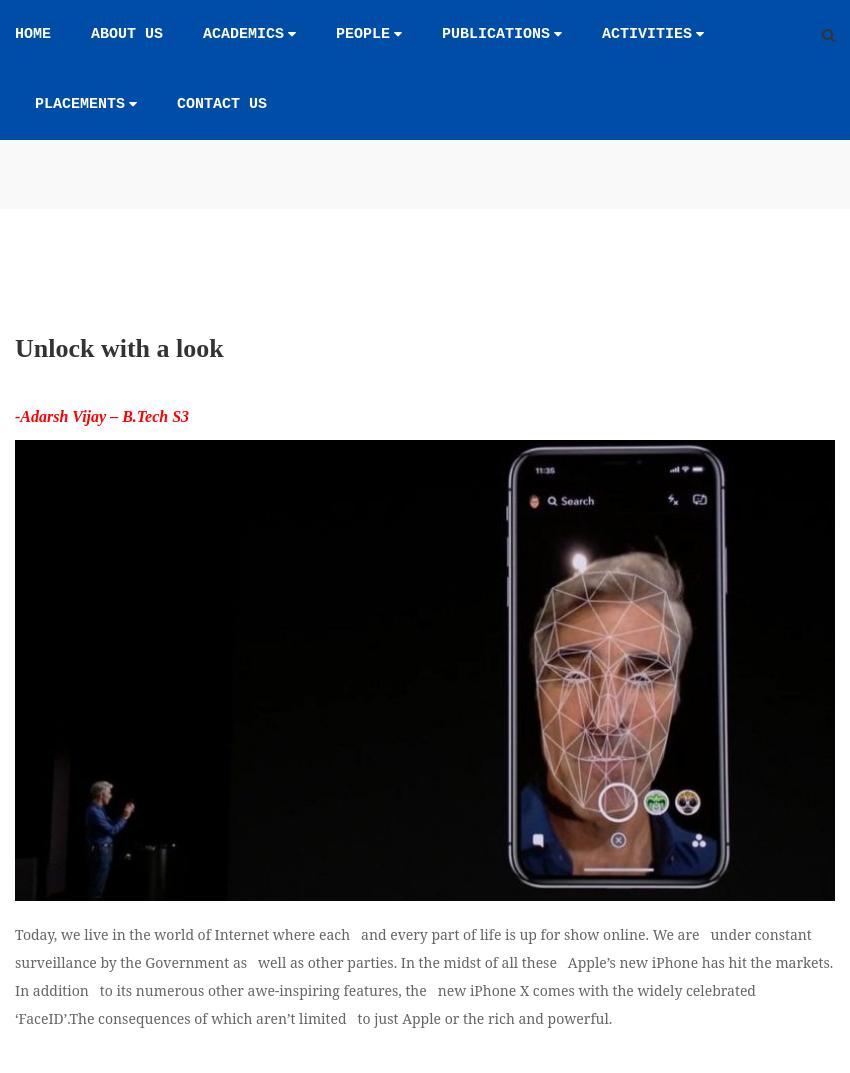 This screenshot has height=1073, width=850. What do you see at coordinates (362, 33) in the screenshot?
I see `'People'` at bounding box center [362, 33].